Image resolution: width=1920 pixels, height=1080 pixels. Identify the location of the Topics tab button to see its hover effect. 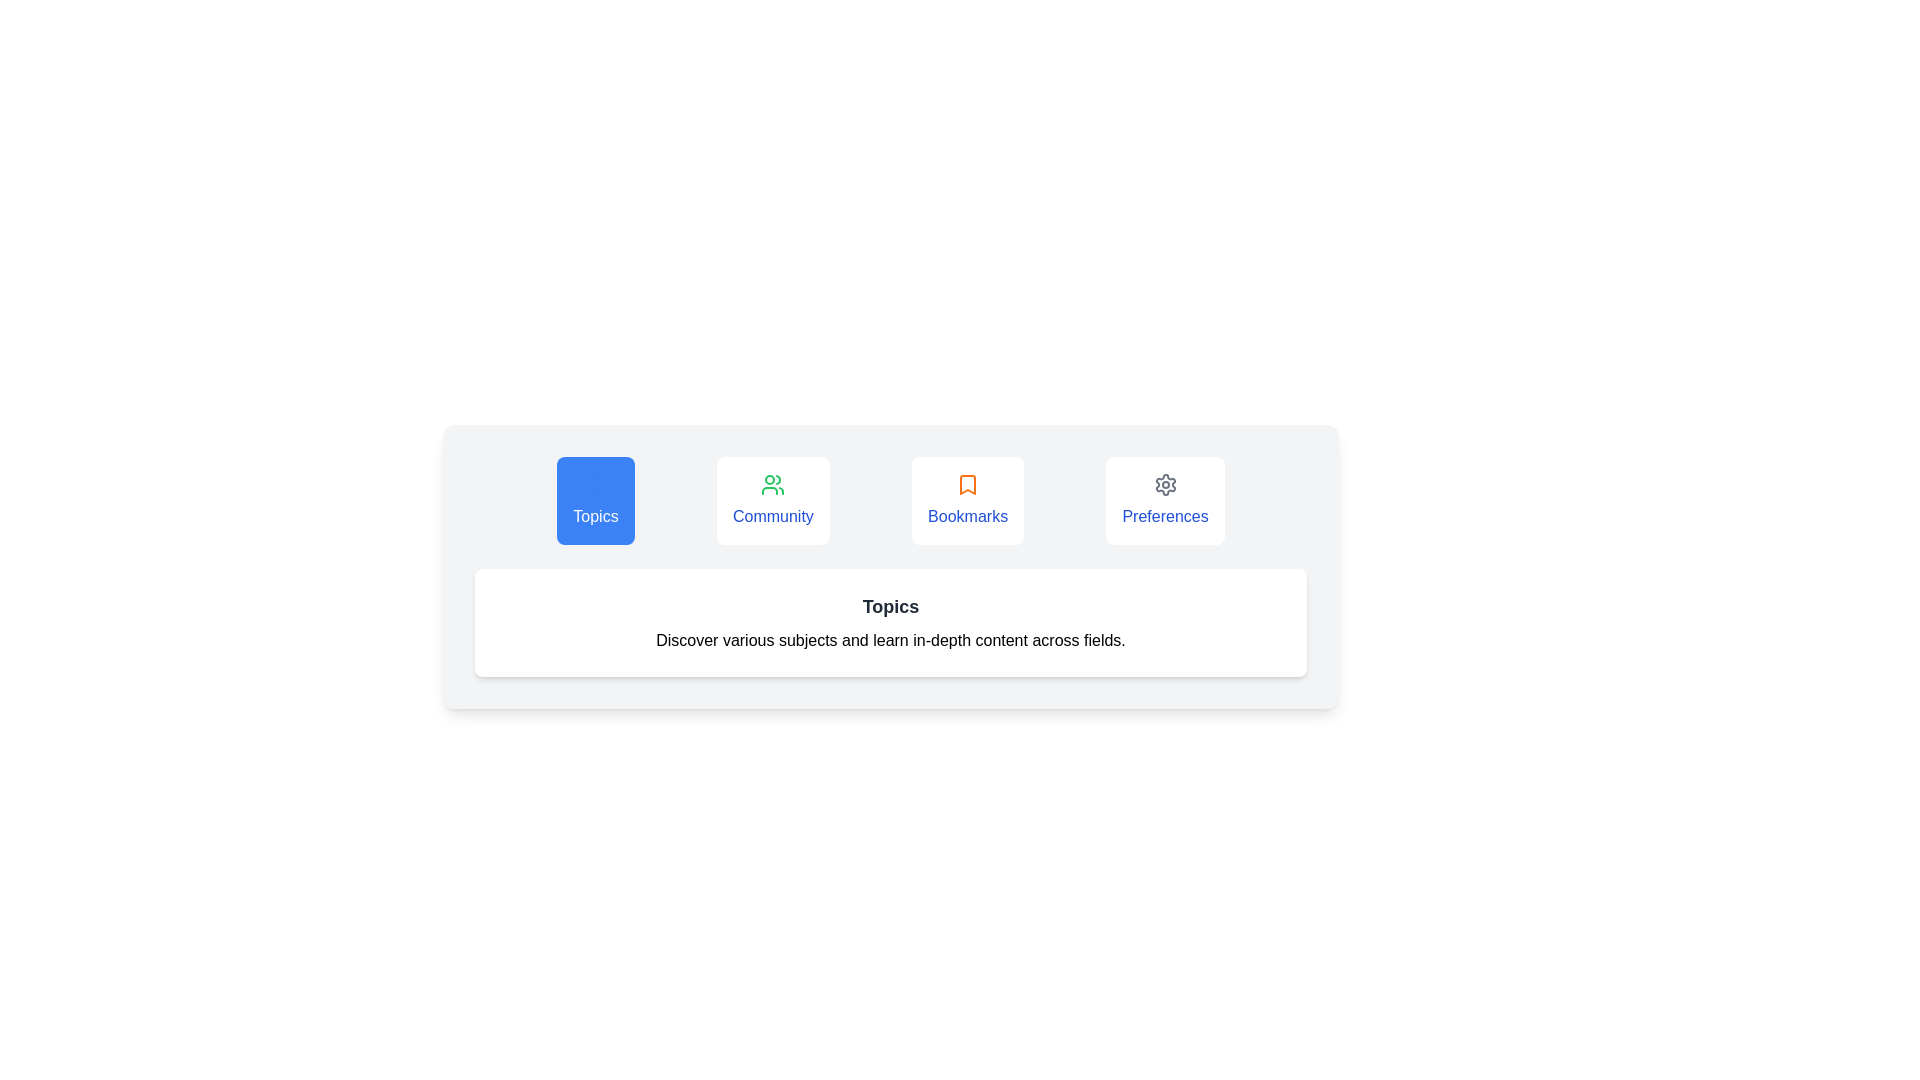
(594, 500).